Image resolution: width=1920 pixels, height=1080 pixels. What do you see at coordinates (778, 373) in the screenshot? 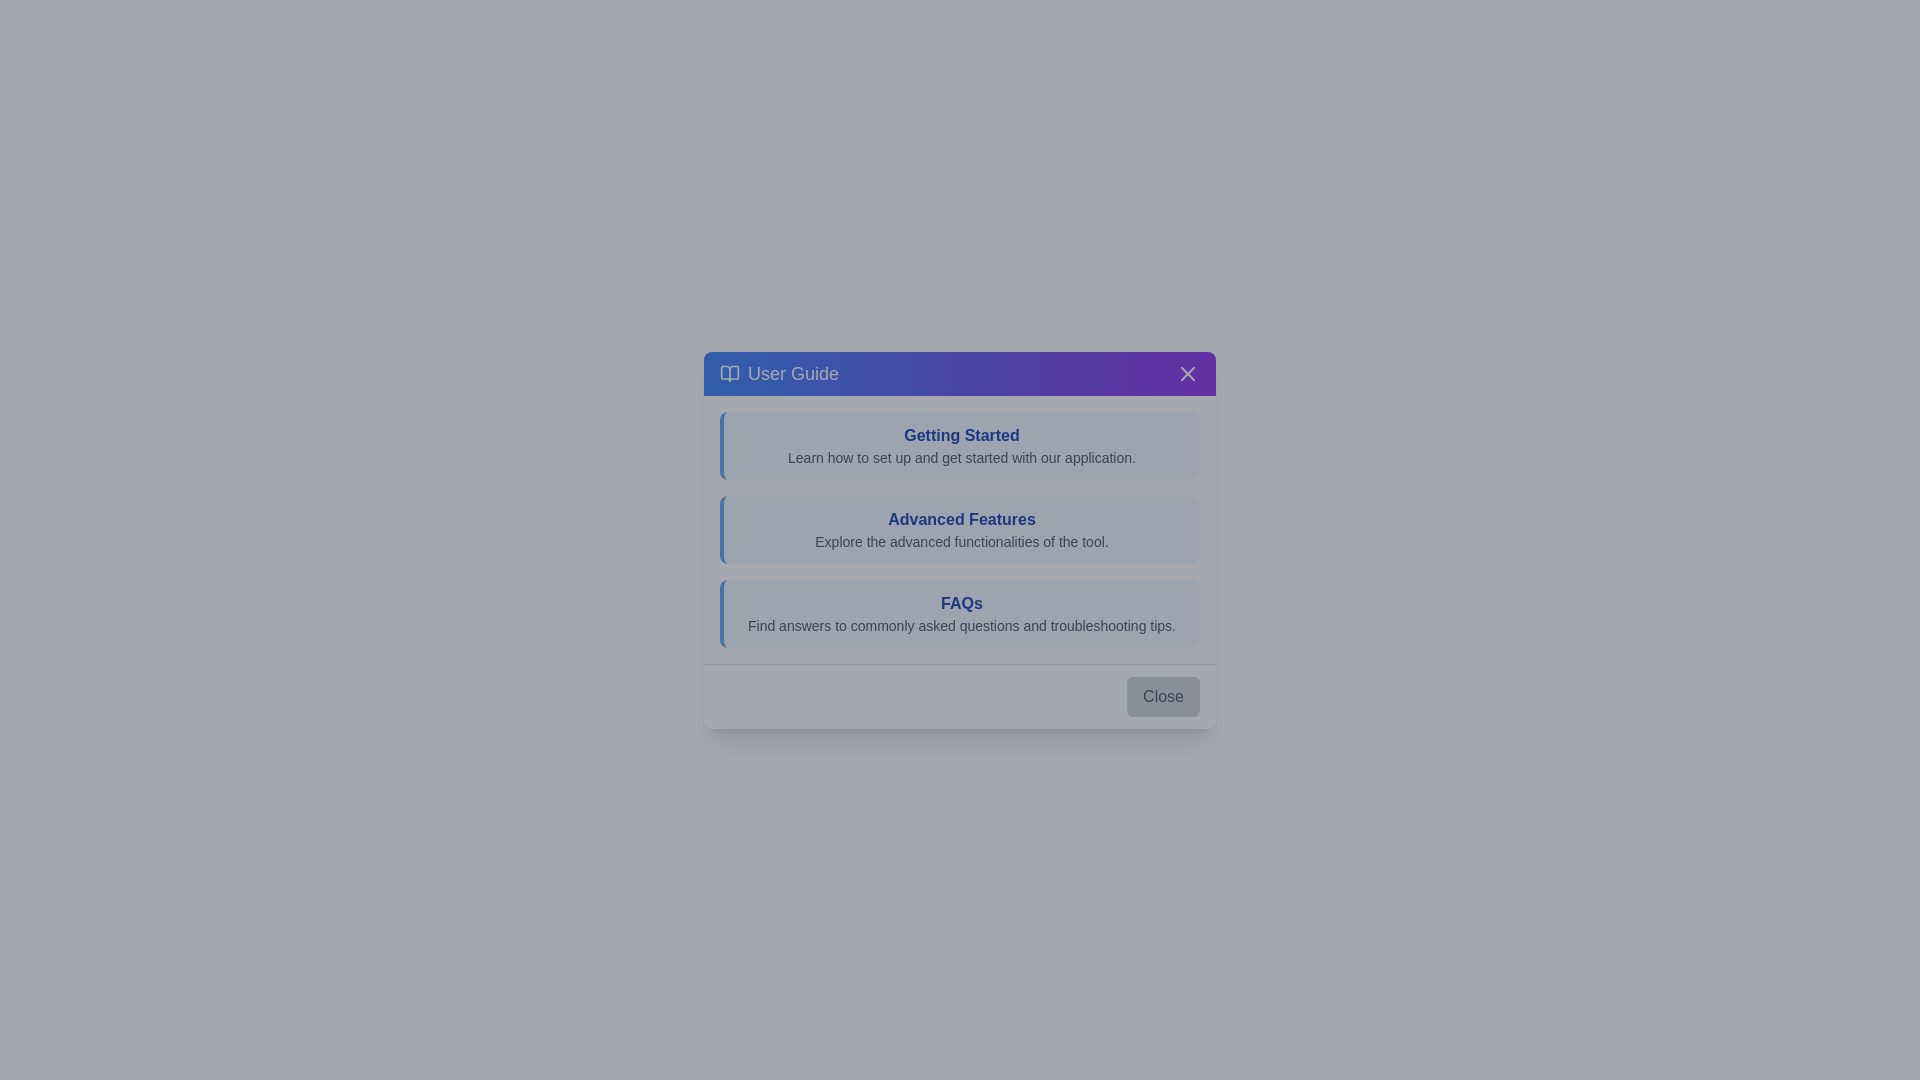
I see `the 'User Guide' text label with a book icon, which is located in the top-left corner of the header with a gradient blue to purple background` at bounding box center [778, 373].